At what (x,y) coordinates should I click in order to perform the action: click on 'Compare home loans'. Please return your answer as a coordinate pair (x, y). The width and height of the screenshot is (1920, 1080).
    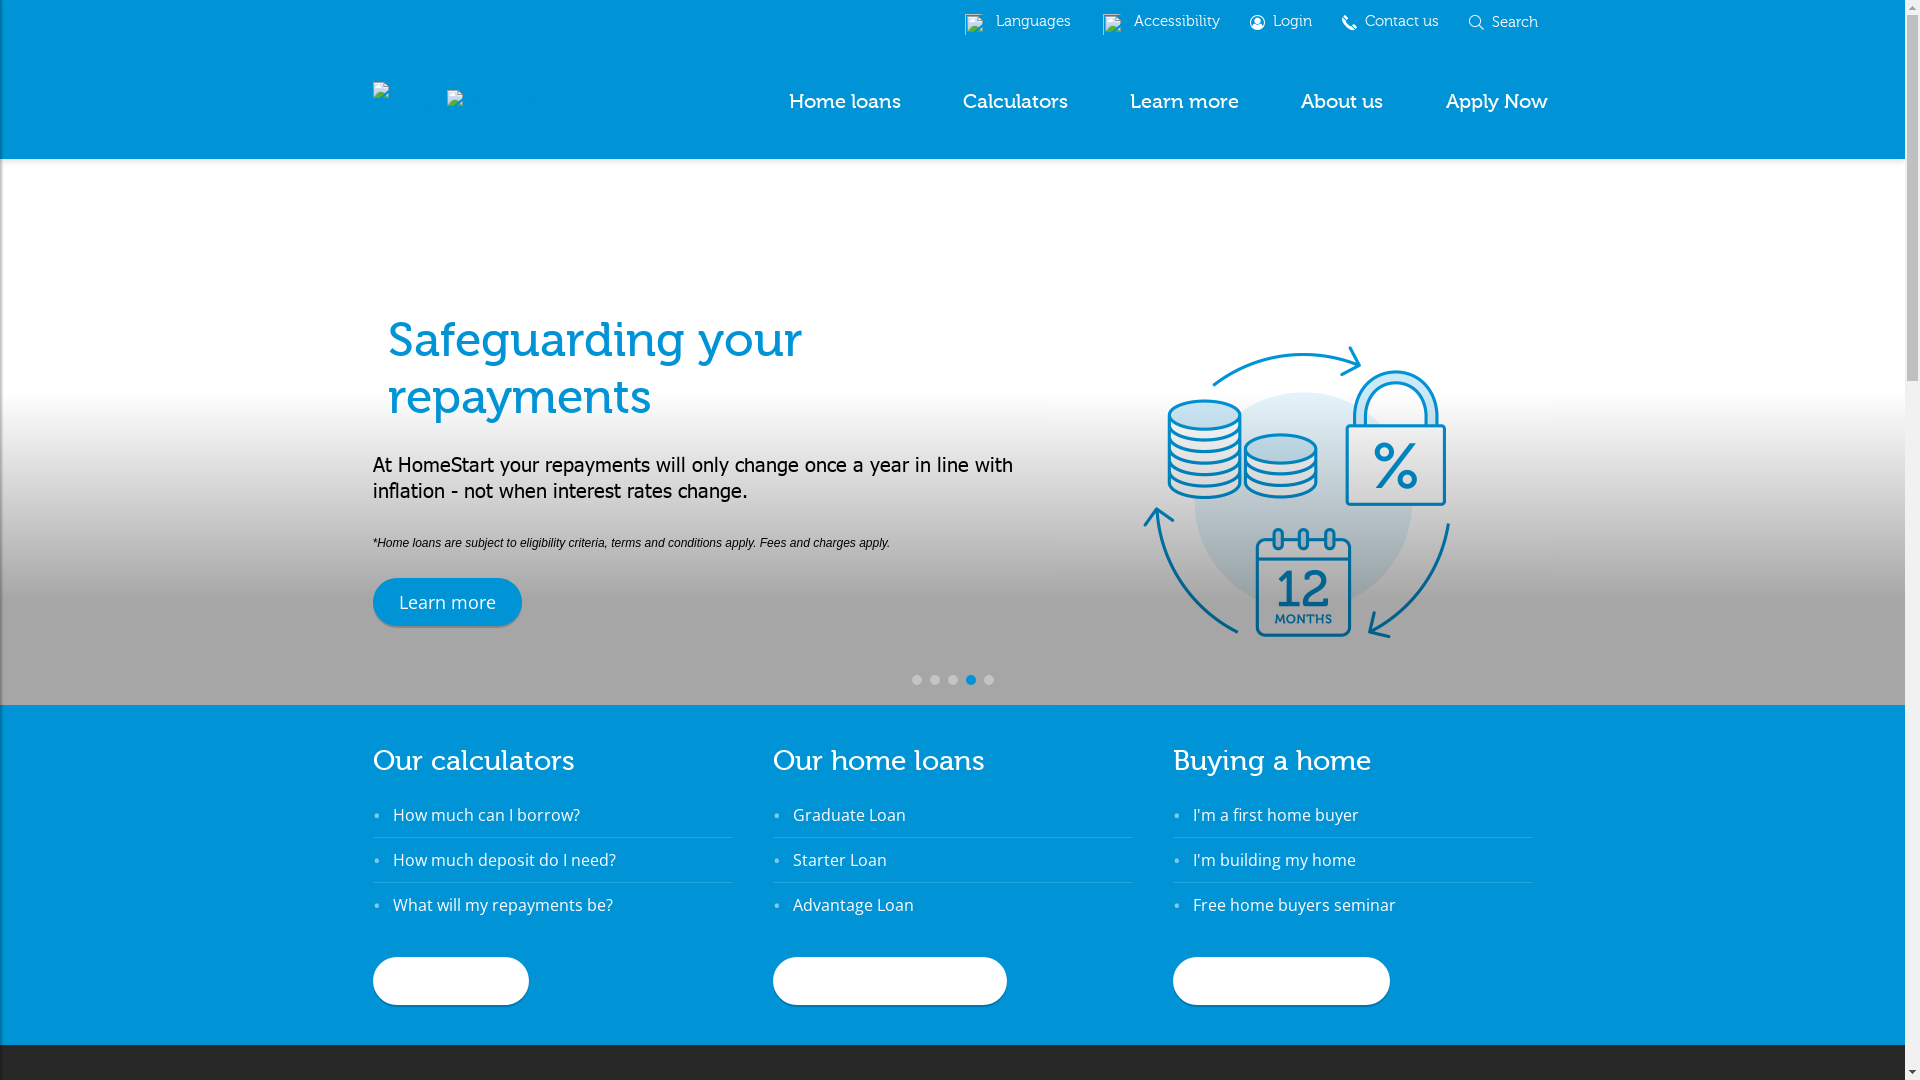
    Looking at the image, I should click on (887, 979).